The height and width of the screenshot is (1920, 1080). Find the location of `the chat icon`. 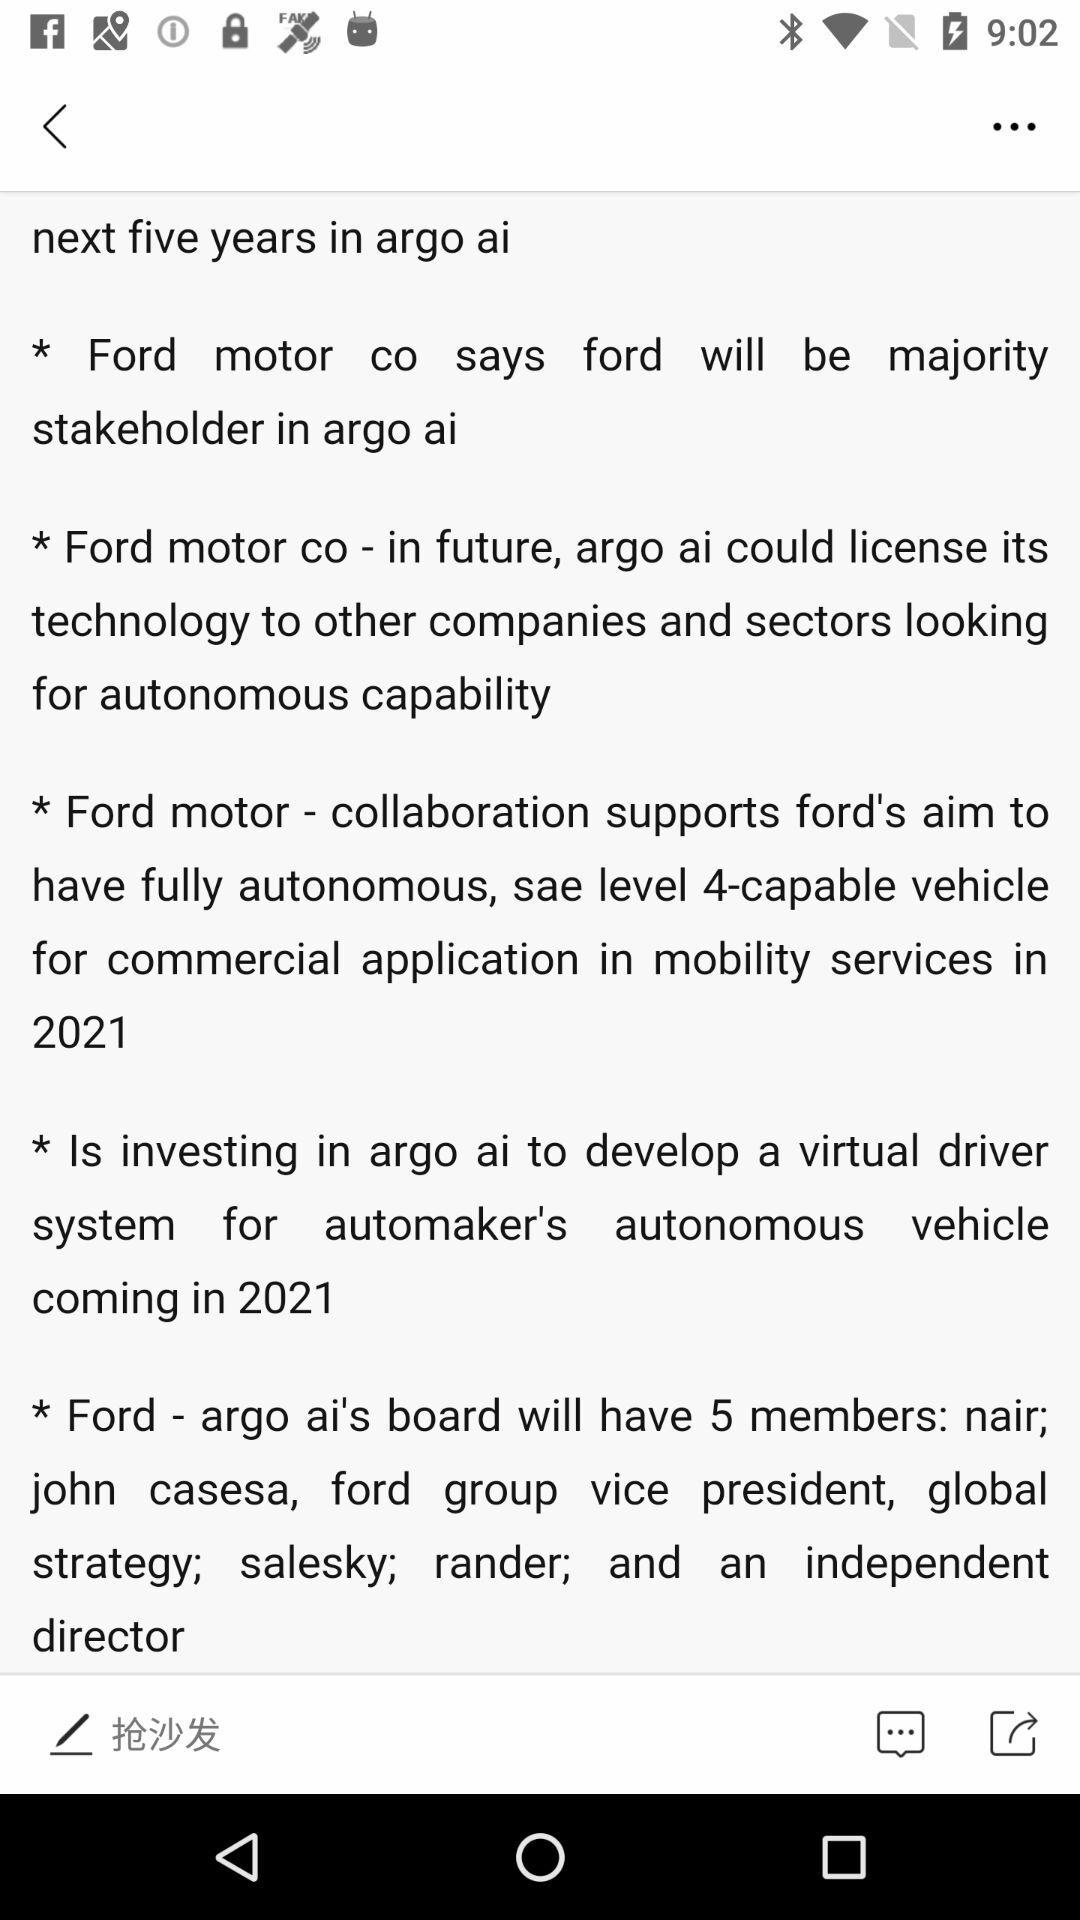

the chat icon is located at coordinates (900, 1733).